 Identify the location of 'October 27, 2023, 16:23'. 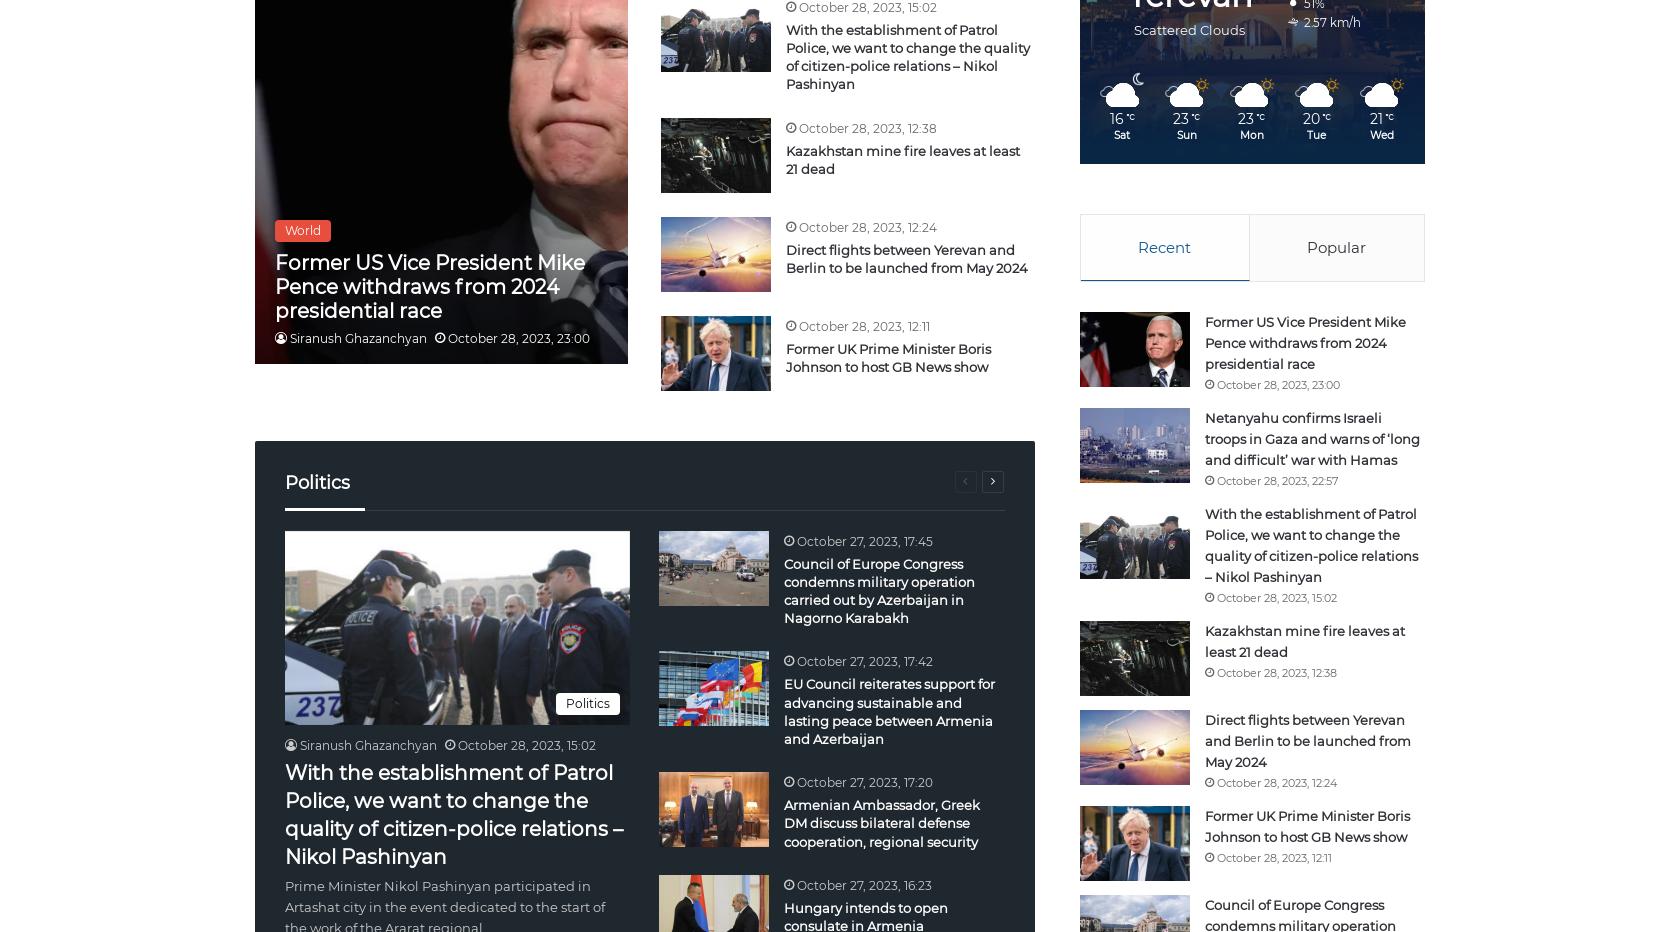
(863, 884).